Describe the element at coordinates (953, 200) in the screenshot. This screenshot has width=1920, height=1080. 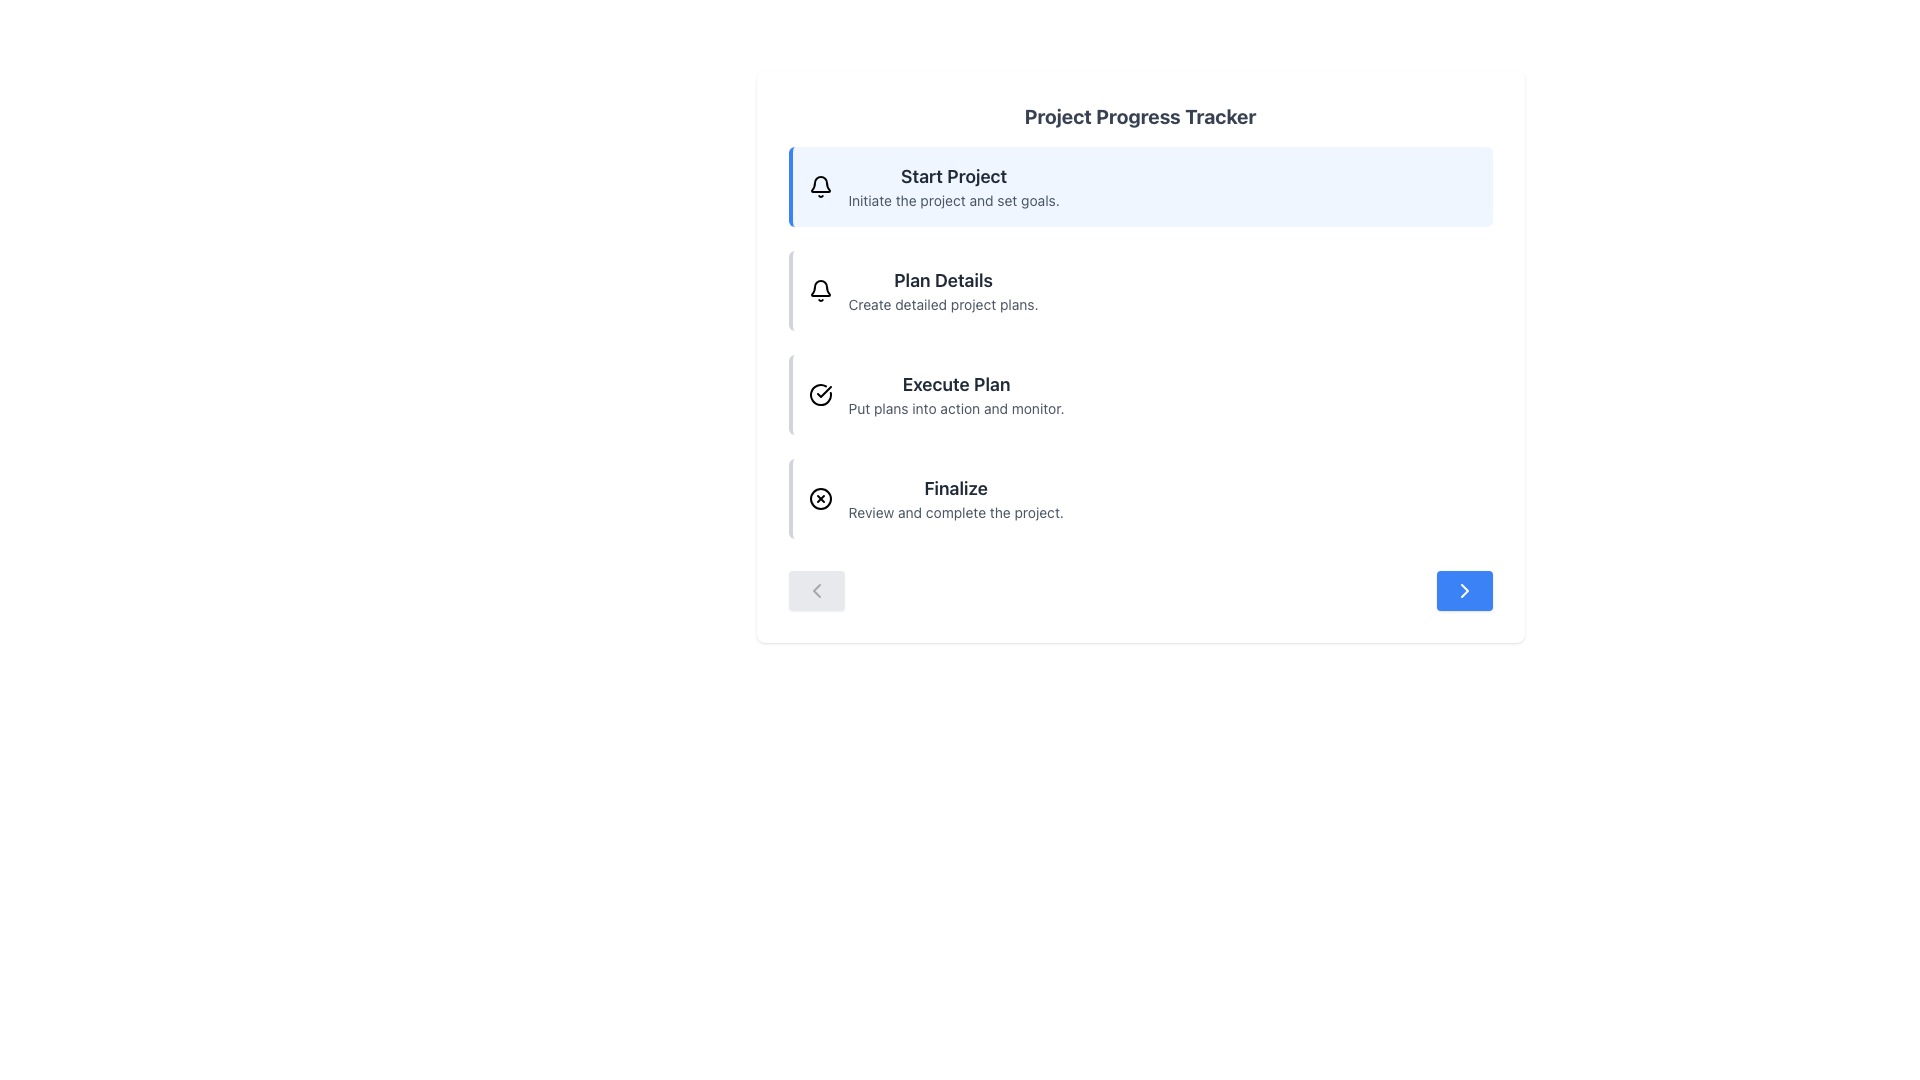
I see `the descriptive text label located under the 'Start Project' header in the 'Project Progress Tracker' section` at that location.